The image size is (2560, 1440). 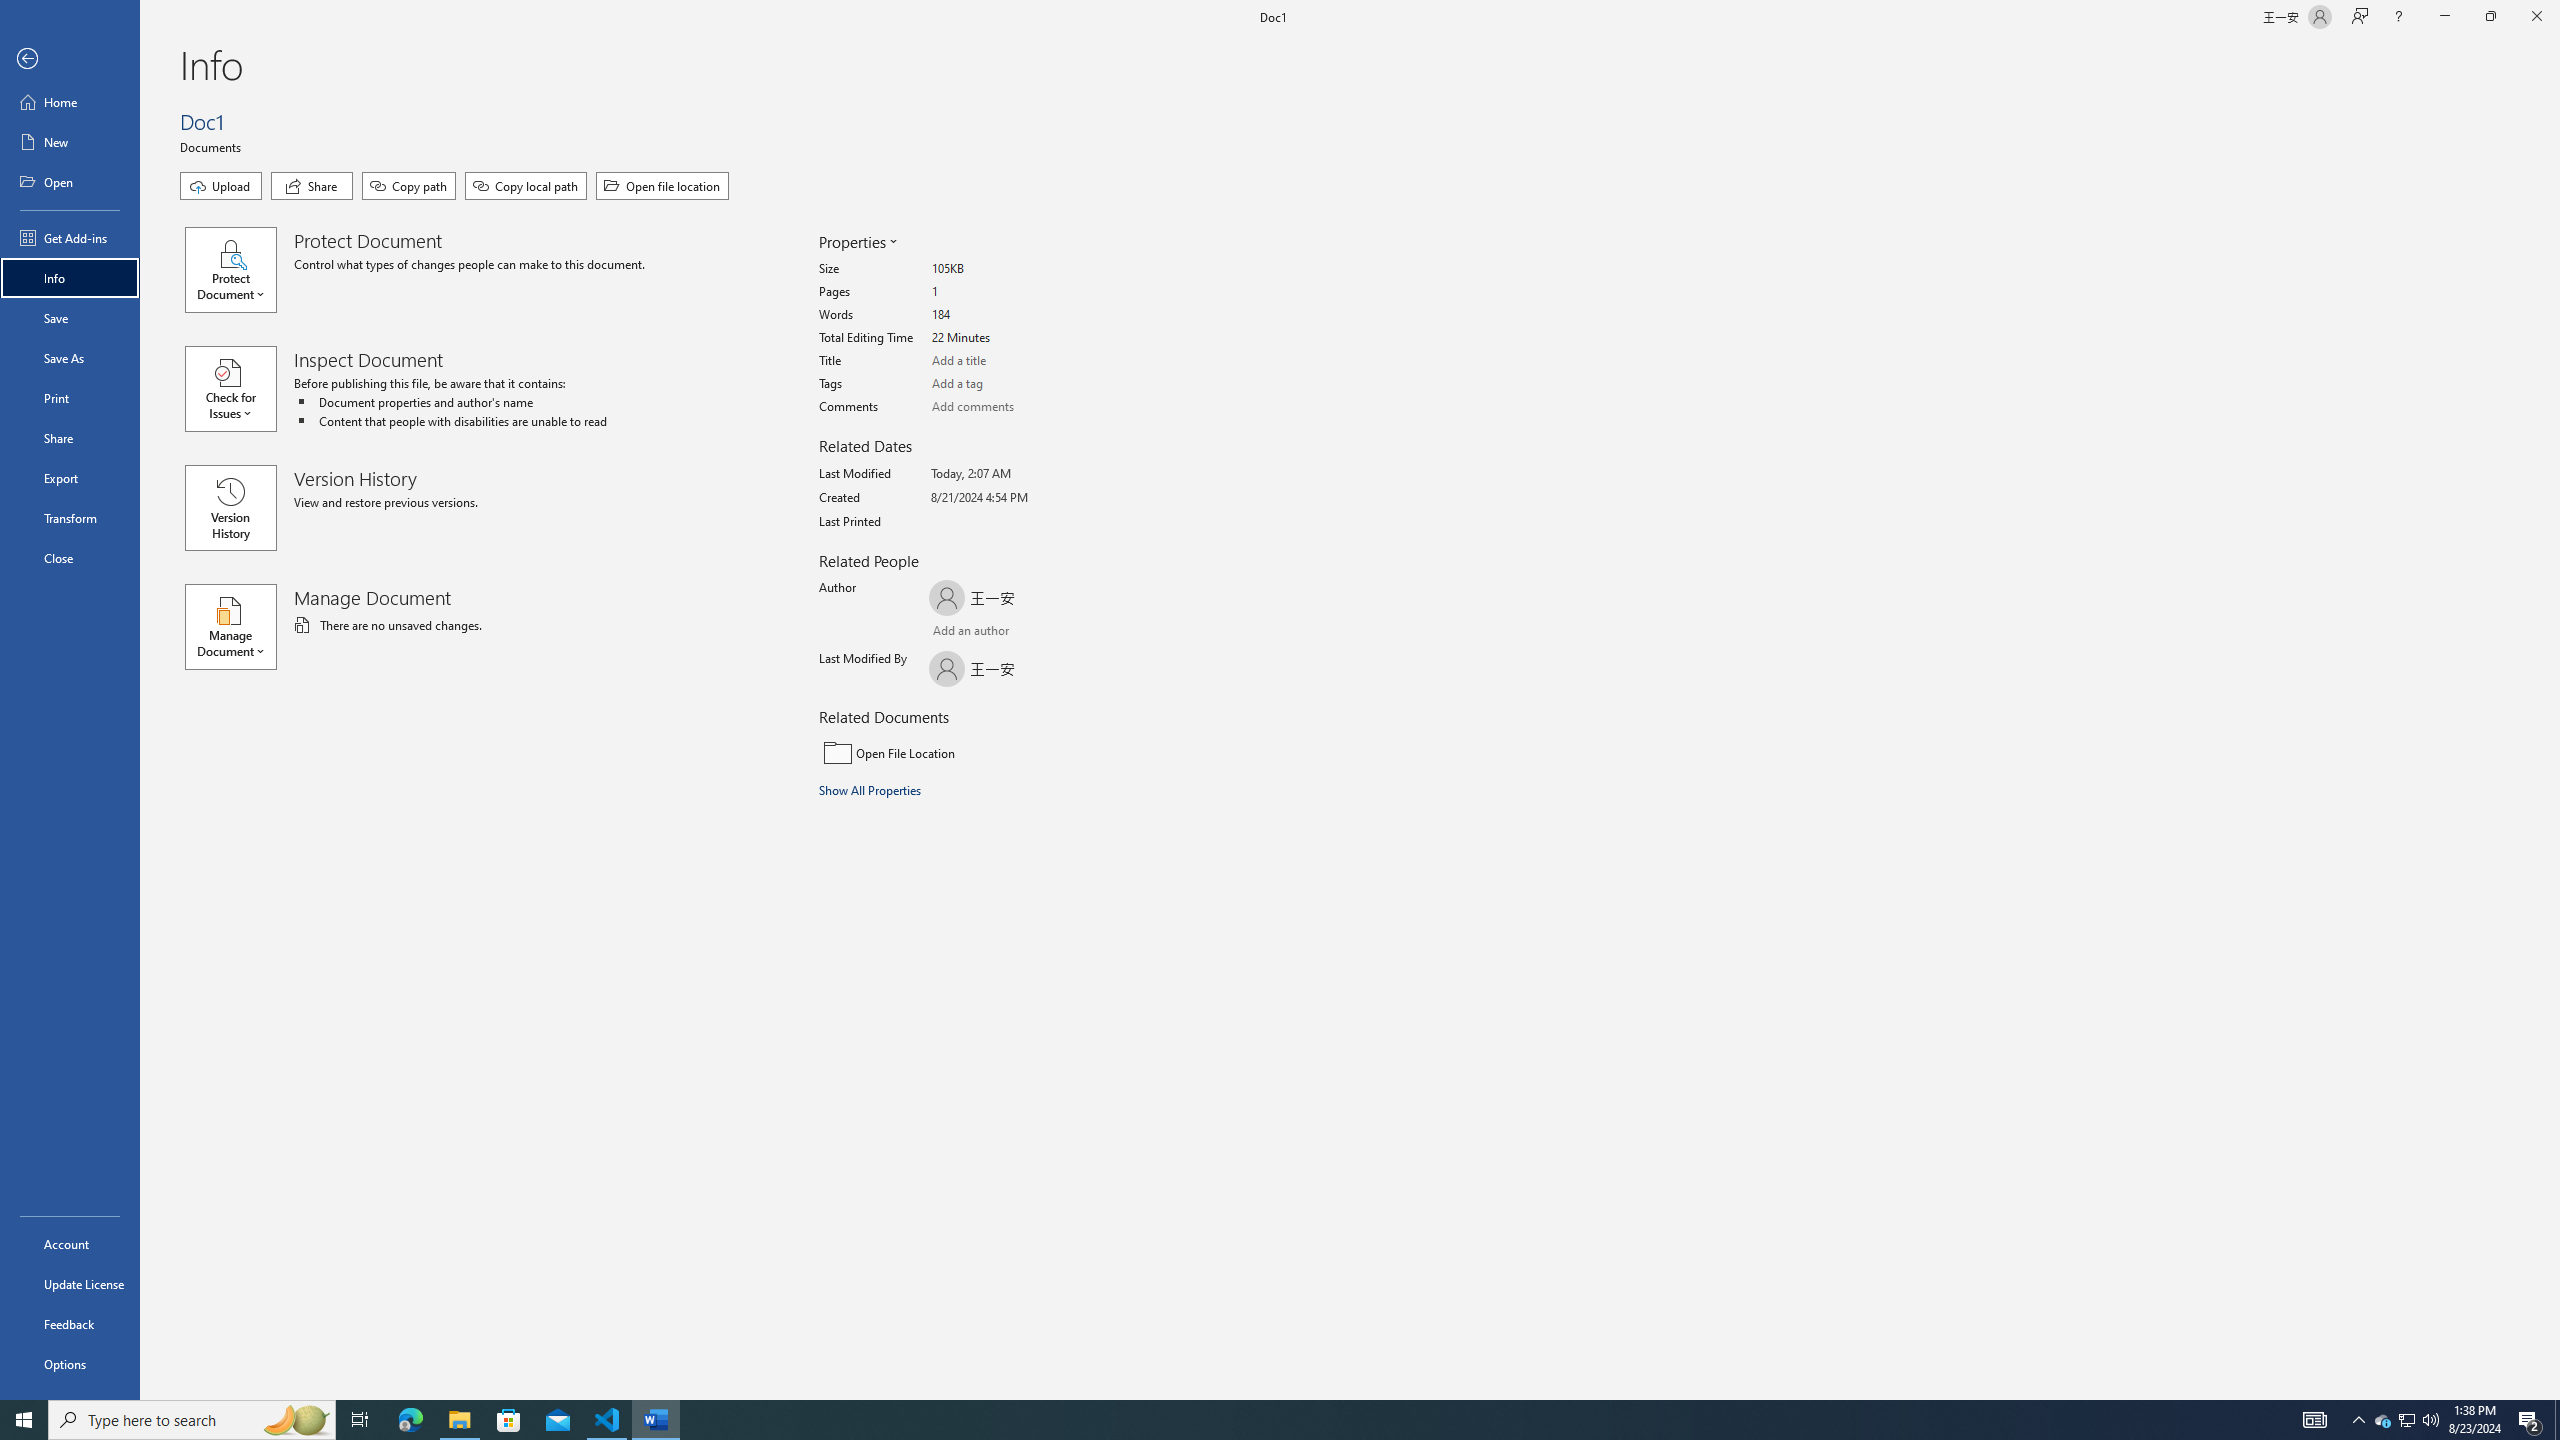 What do you see at coordinates (69, 478) in the screenshot?
I see `'Export'` at bounding box center [69, 478].